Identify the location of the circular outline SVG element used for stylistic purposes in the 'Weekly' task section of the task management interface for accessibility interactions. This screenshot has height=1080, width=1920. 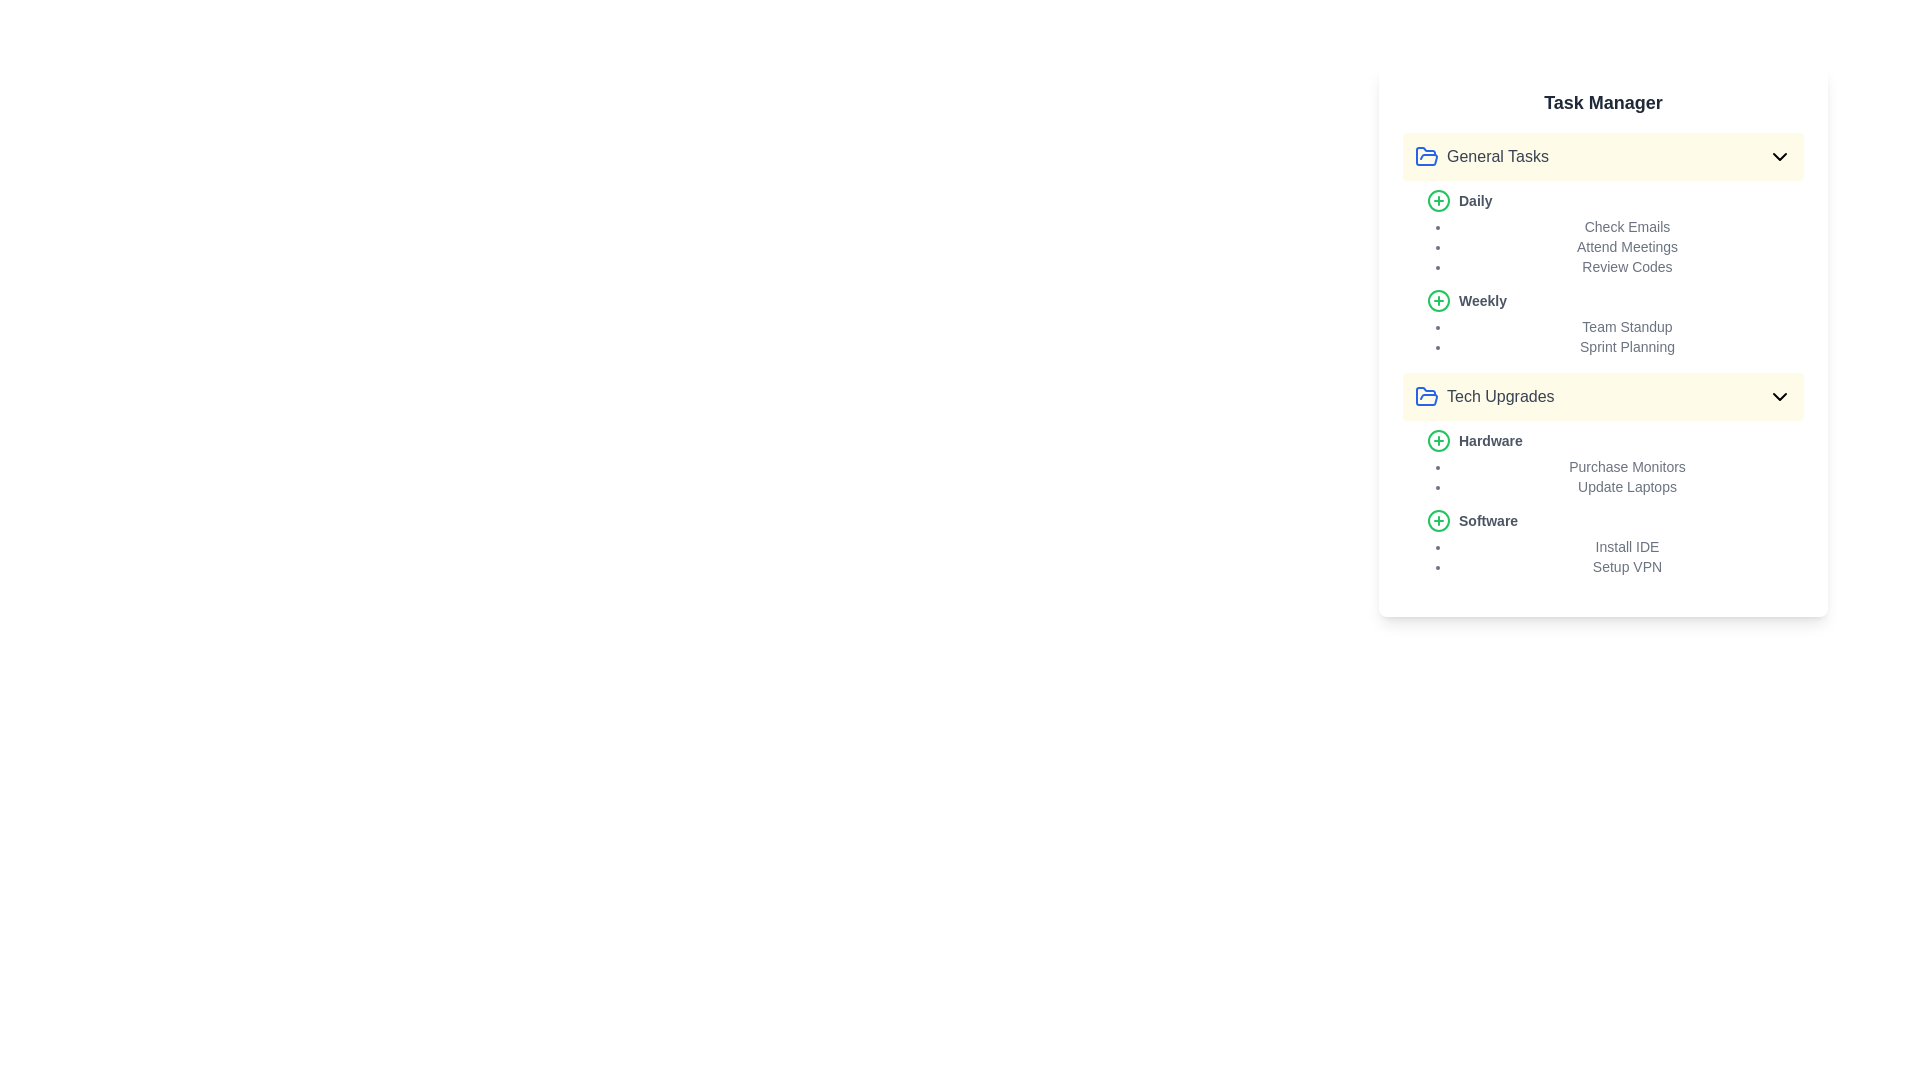
(1438, 300).